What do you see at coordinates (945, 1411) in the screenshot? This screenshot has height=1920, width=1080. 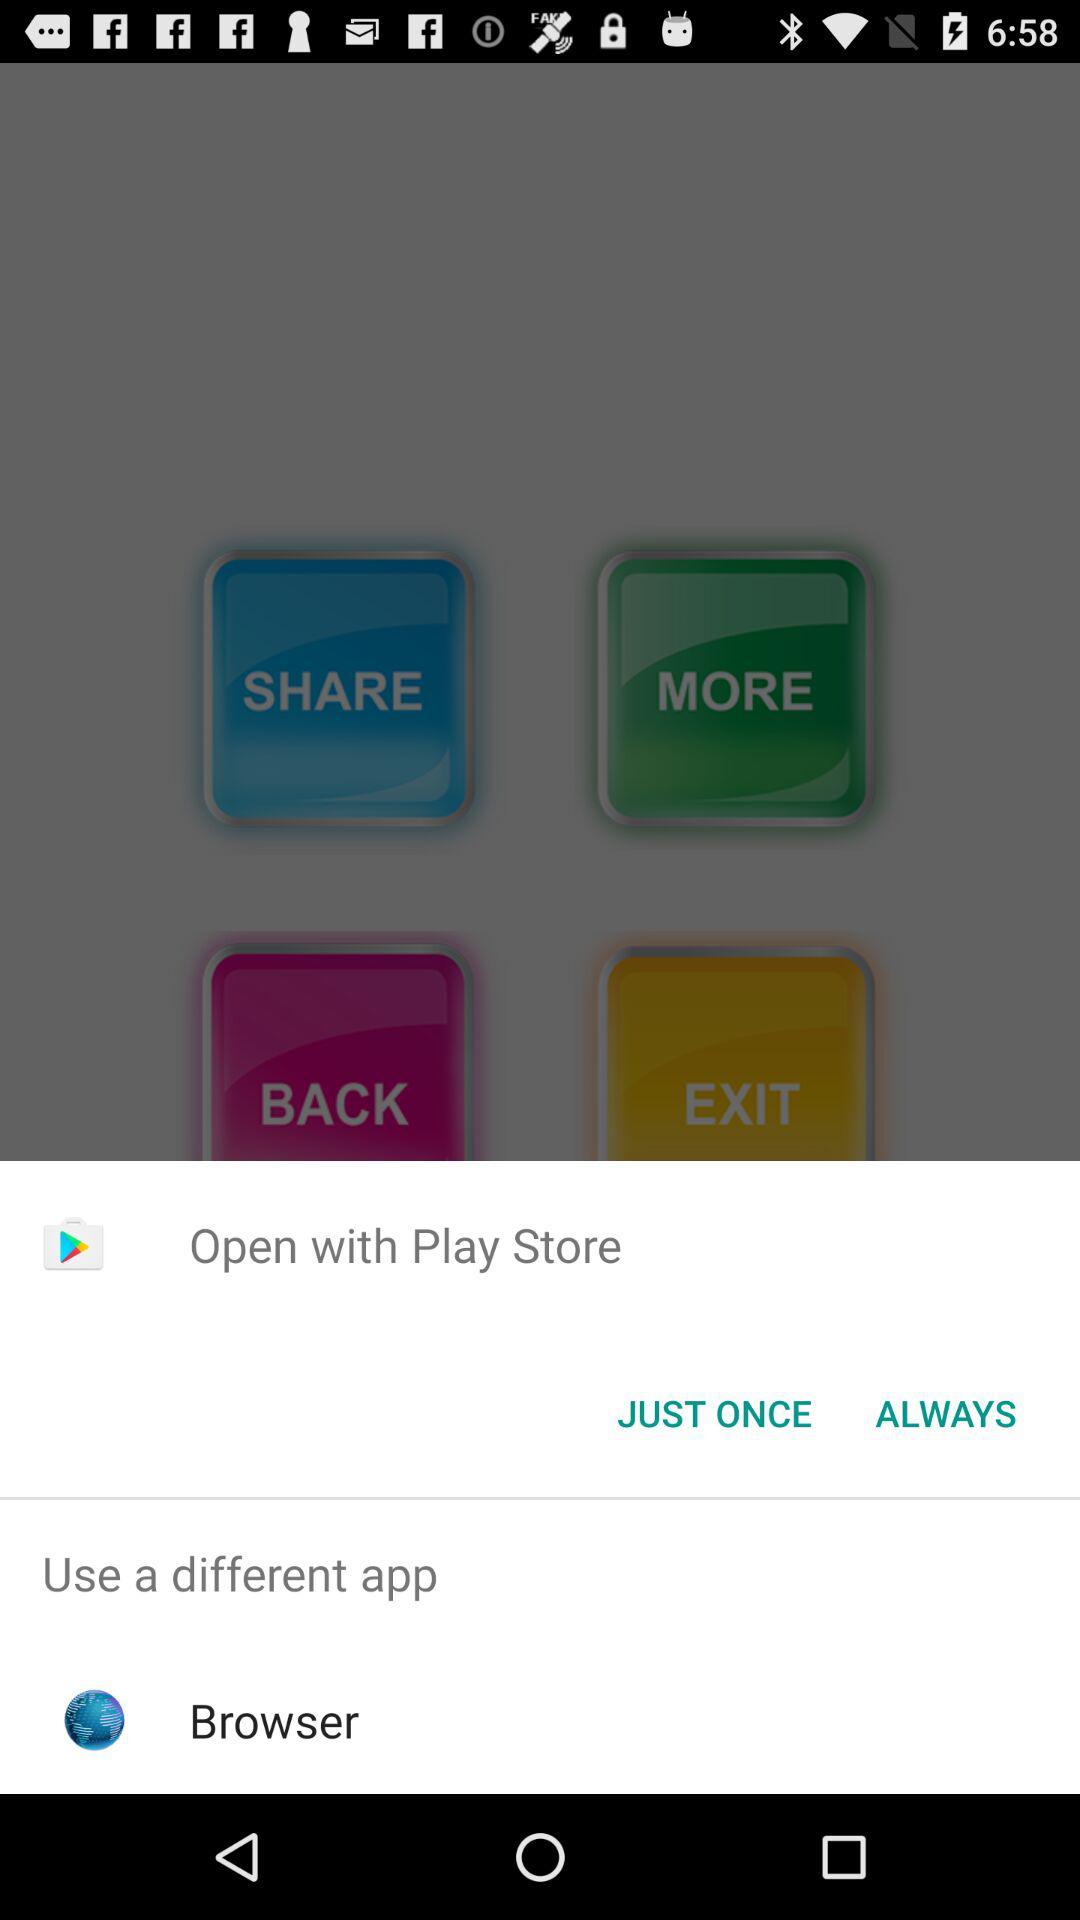 I see `the icon next to the just once icon` at bounding box center [945, 1411].